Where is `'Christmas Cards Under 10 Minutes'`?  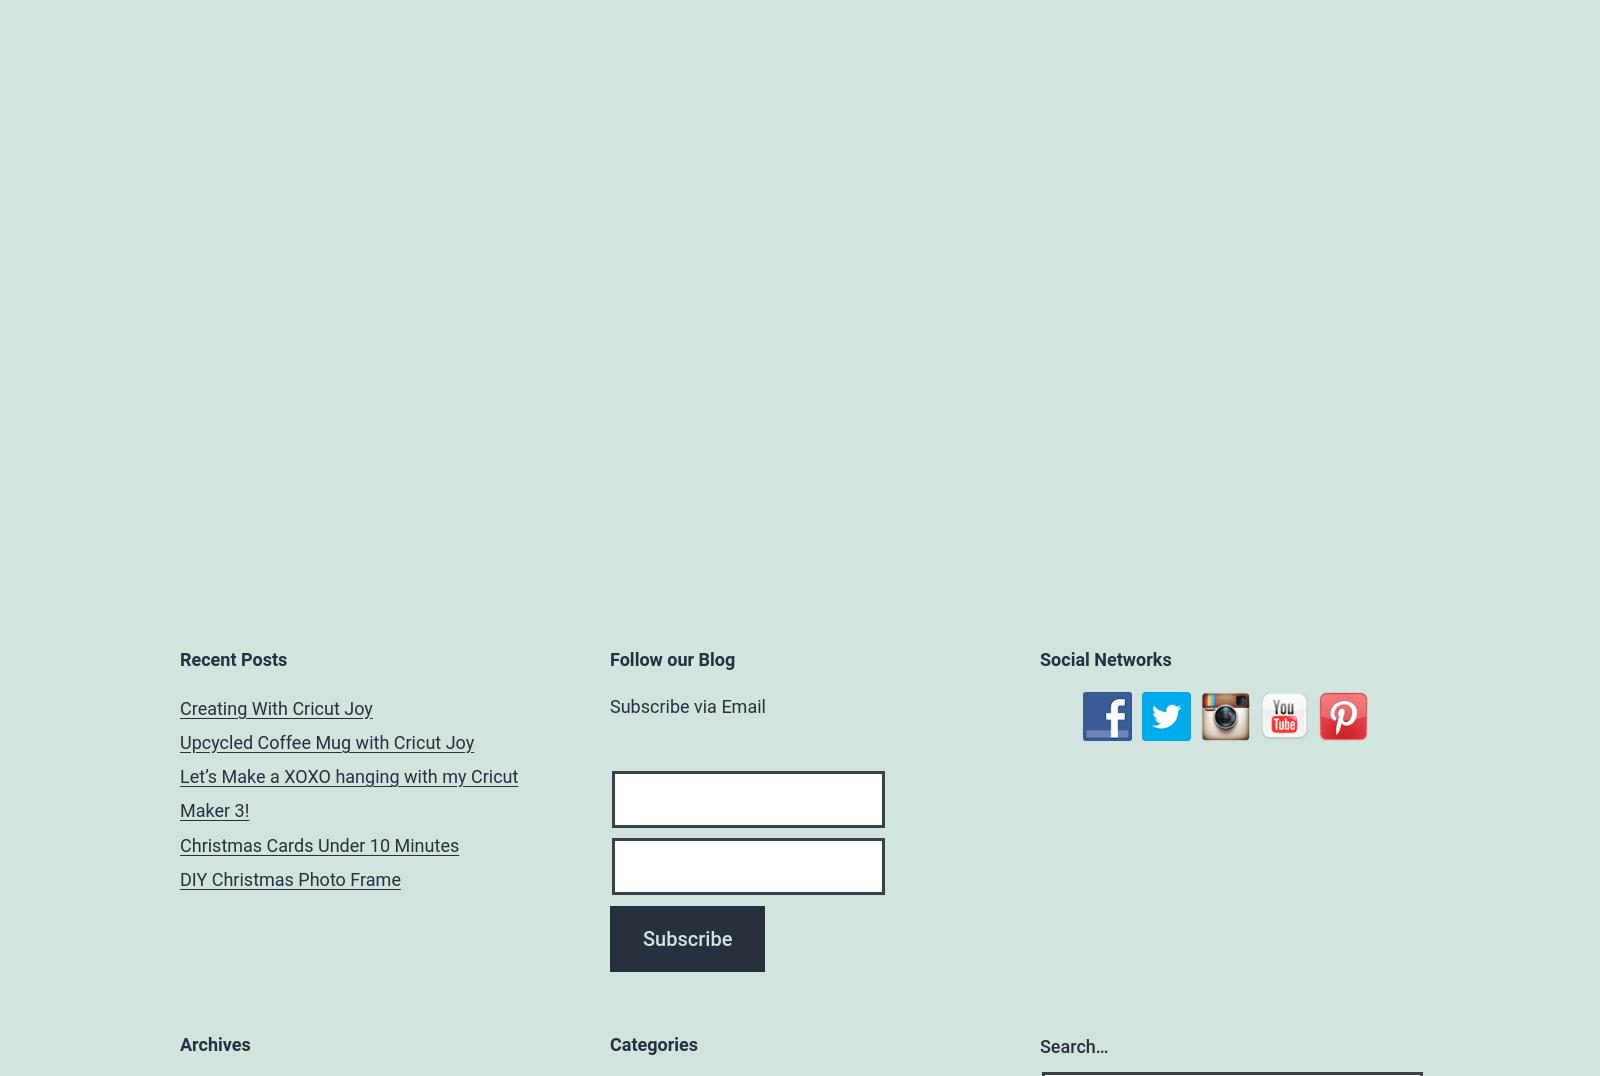
'Christmas Cards Under 10 Minutes' is located at coordinates (179, 843).